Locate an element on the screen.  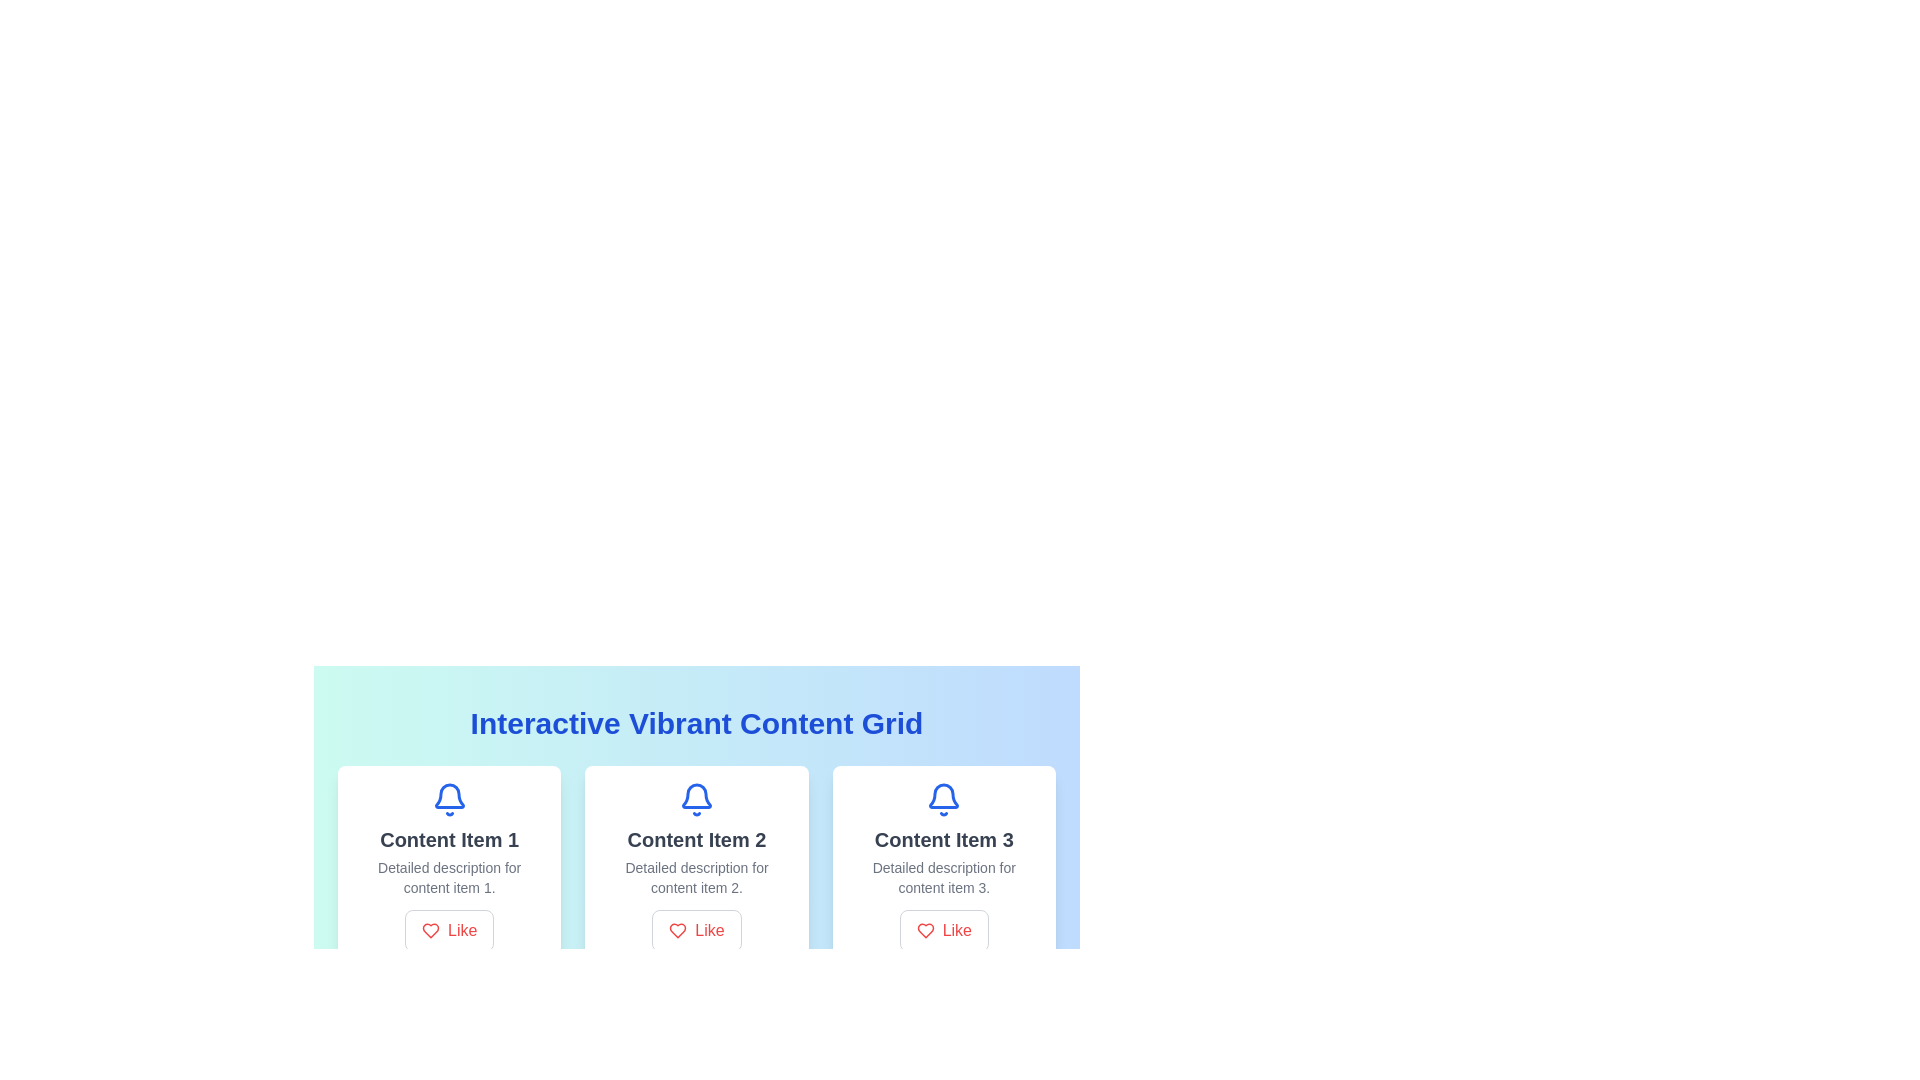
the bell icon located at the top center of the card titled 'Content Item 3', which represents notifications or alerts for that content item is located at coordinates (943, 798).